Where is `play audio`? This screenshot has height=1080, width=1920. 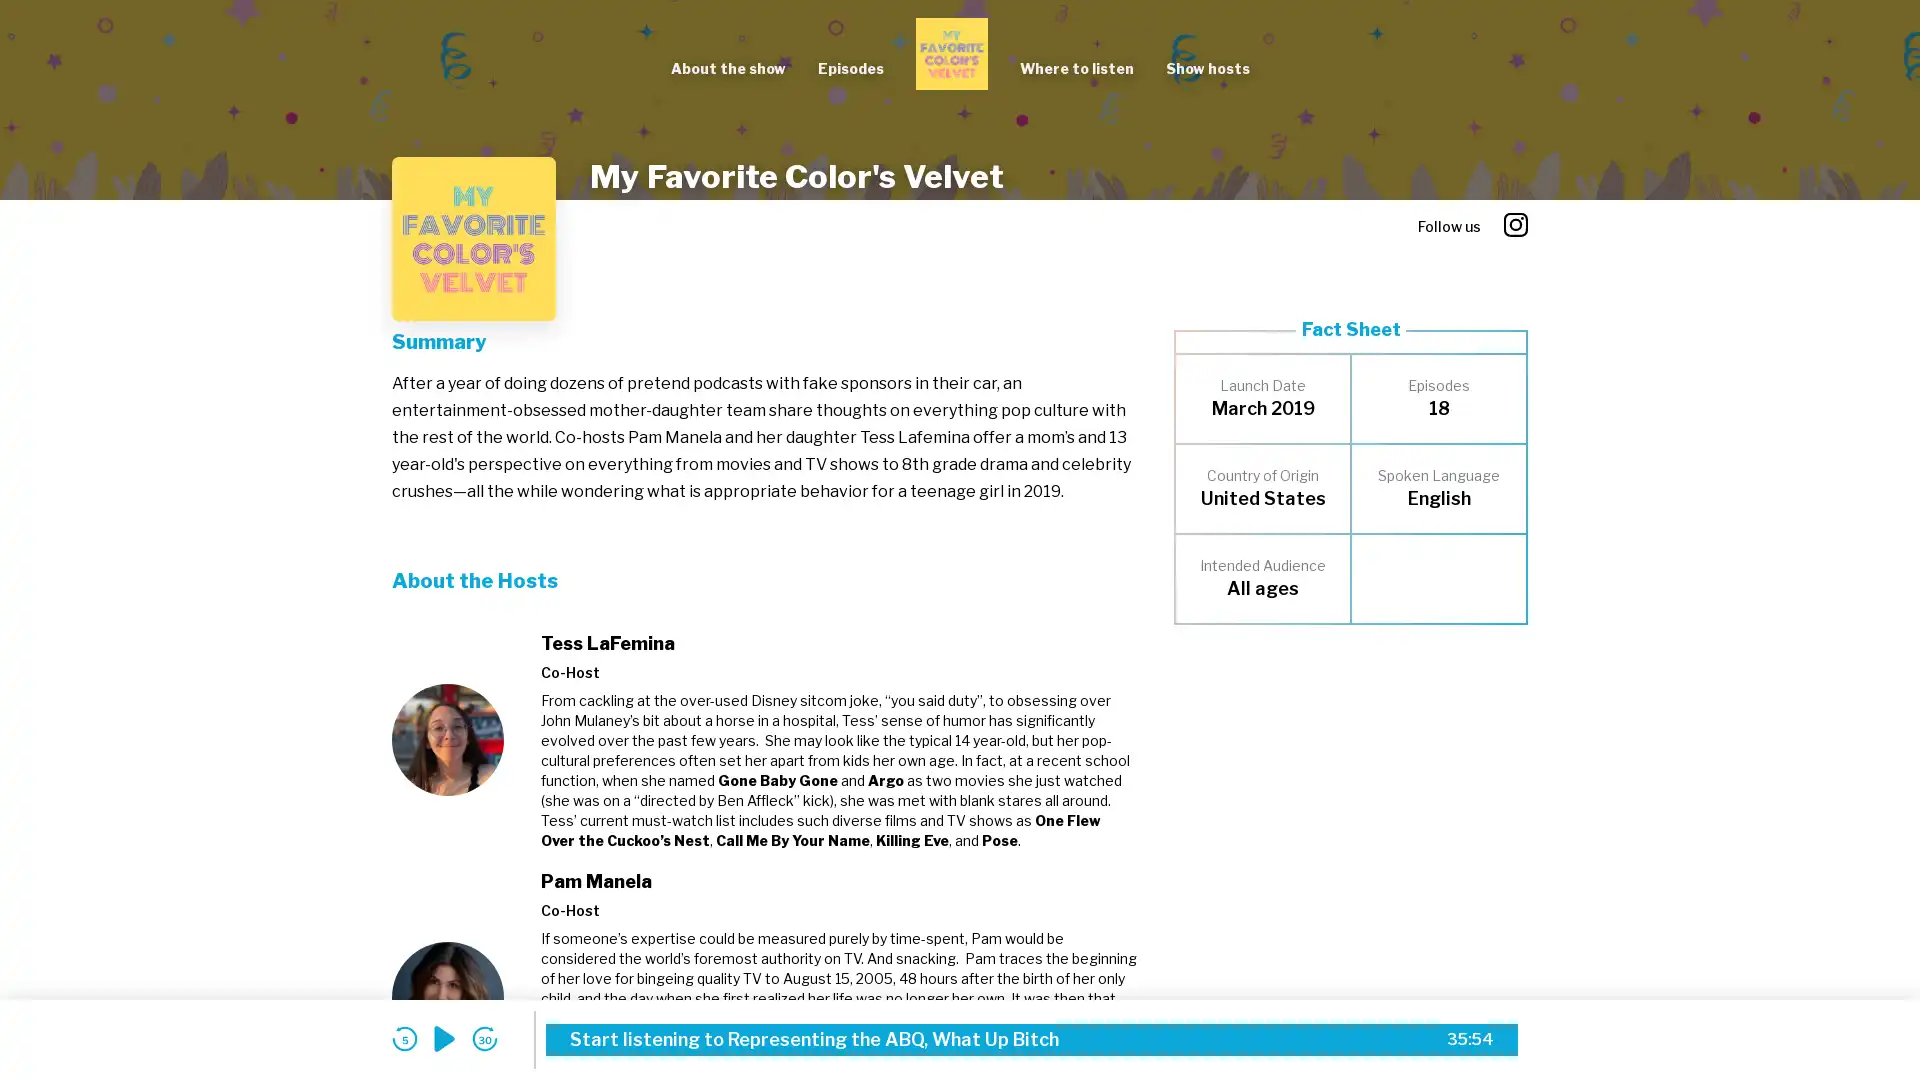 play audio is located at coordinates (444, 1038).